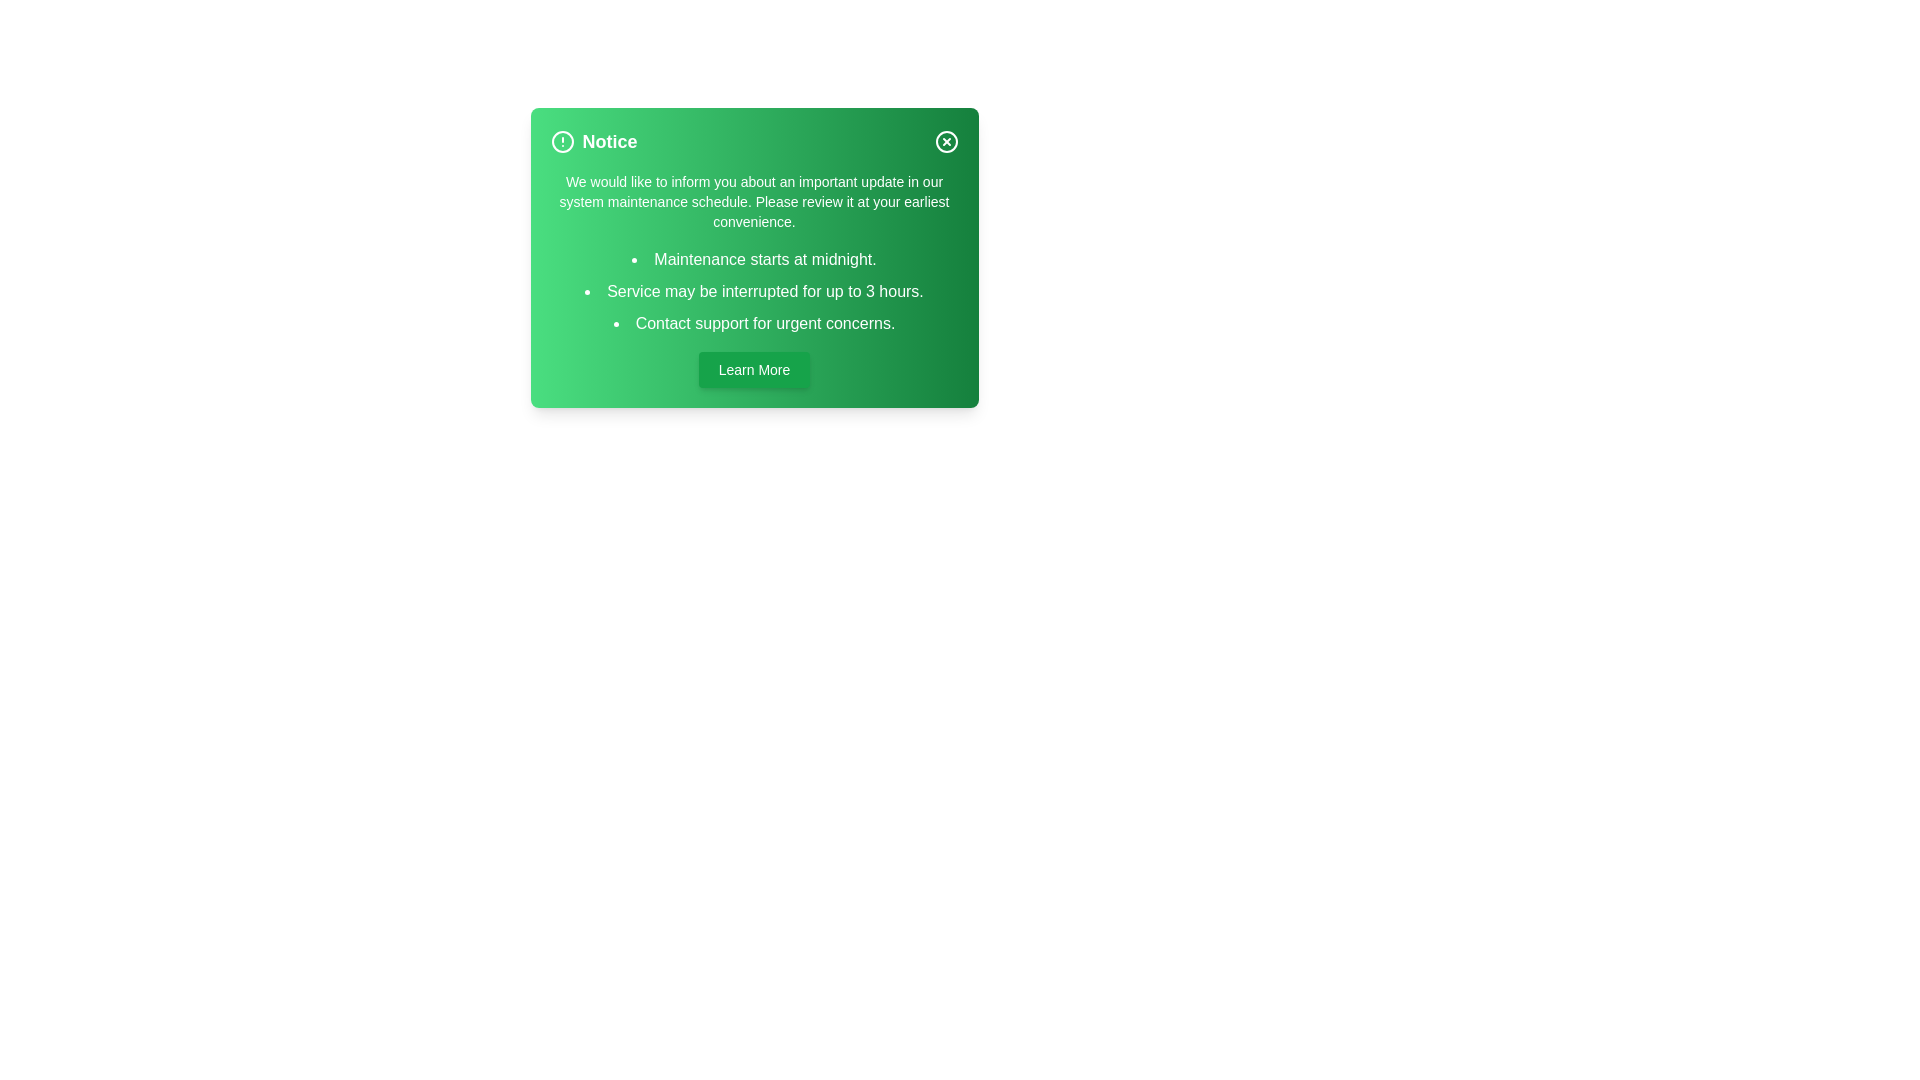 The image size is (1920, 1080). Describe the element at coordinates (945, 141) in the screenshot. I see `the outer circle of the graphical close button, which is centrally located within the notification box at the top-right corner` at that location.